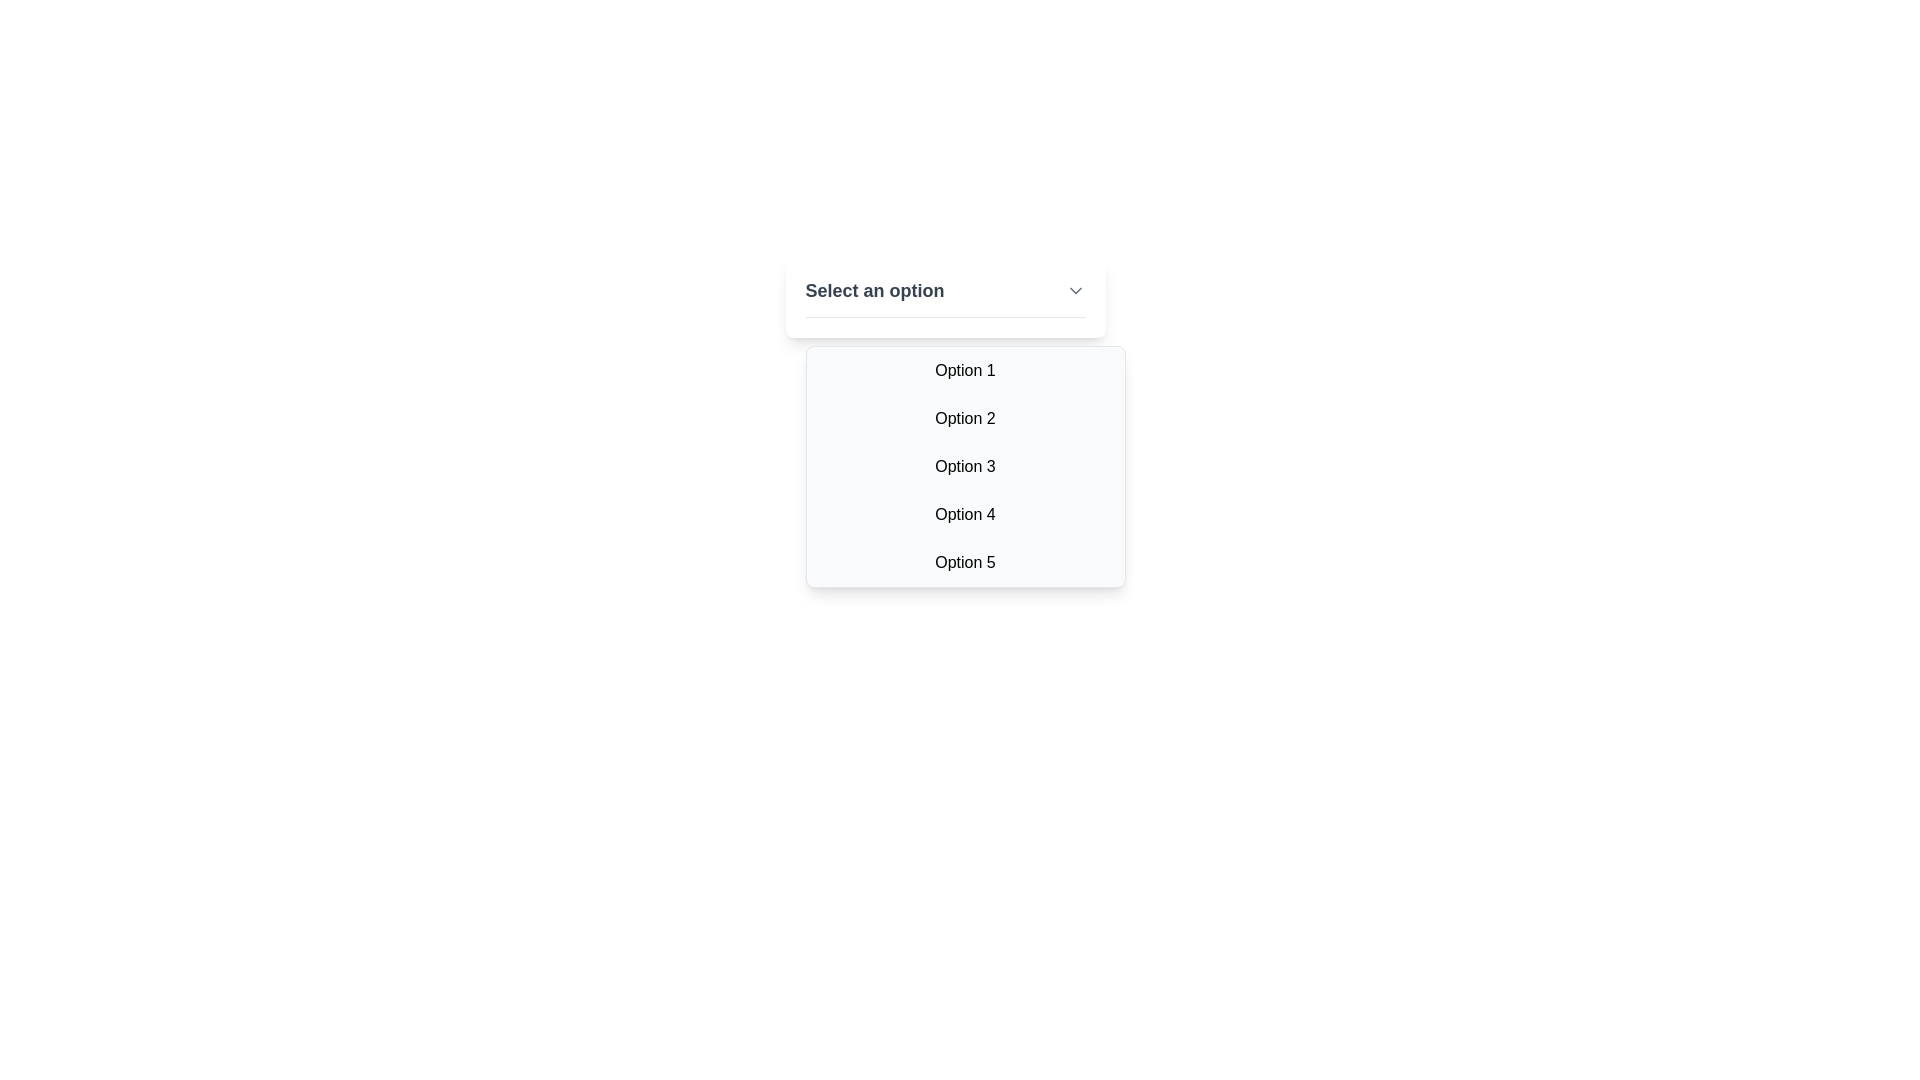 The height and width of the screenshot is (1080, 1920). Describe the element at coordinates (965, 514) in the screenshot. I see `the fourth item in the dropdown menu` at that location.